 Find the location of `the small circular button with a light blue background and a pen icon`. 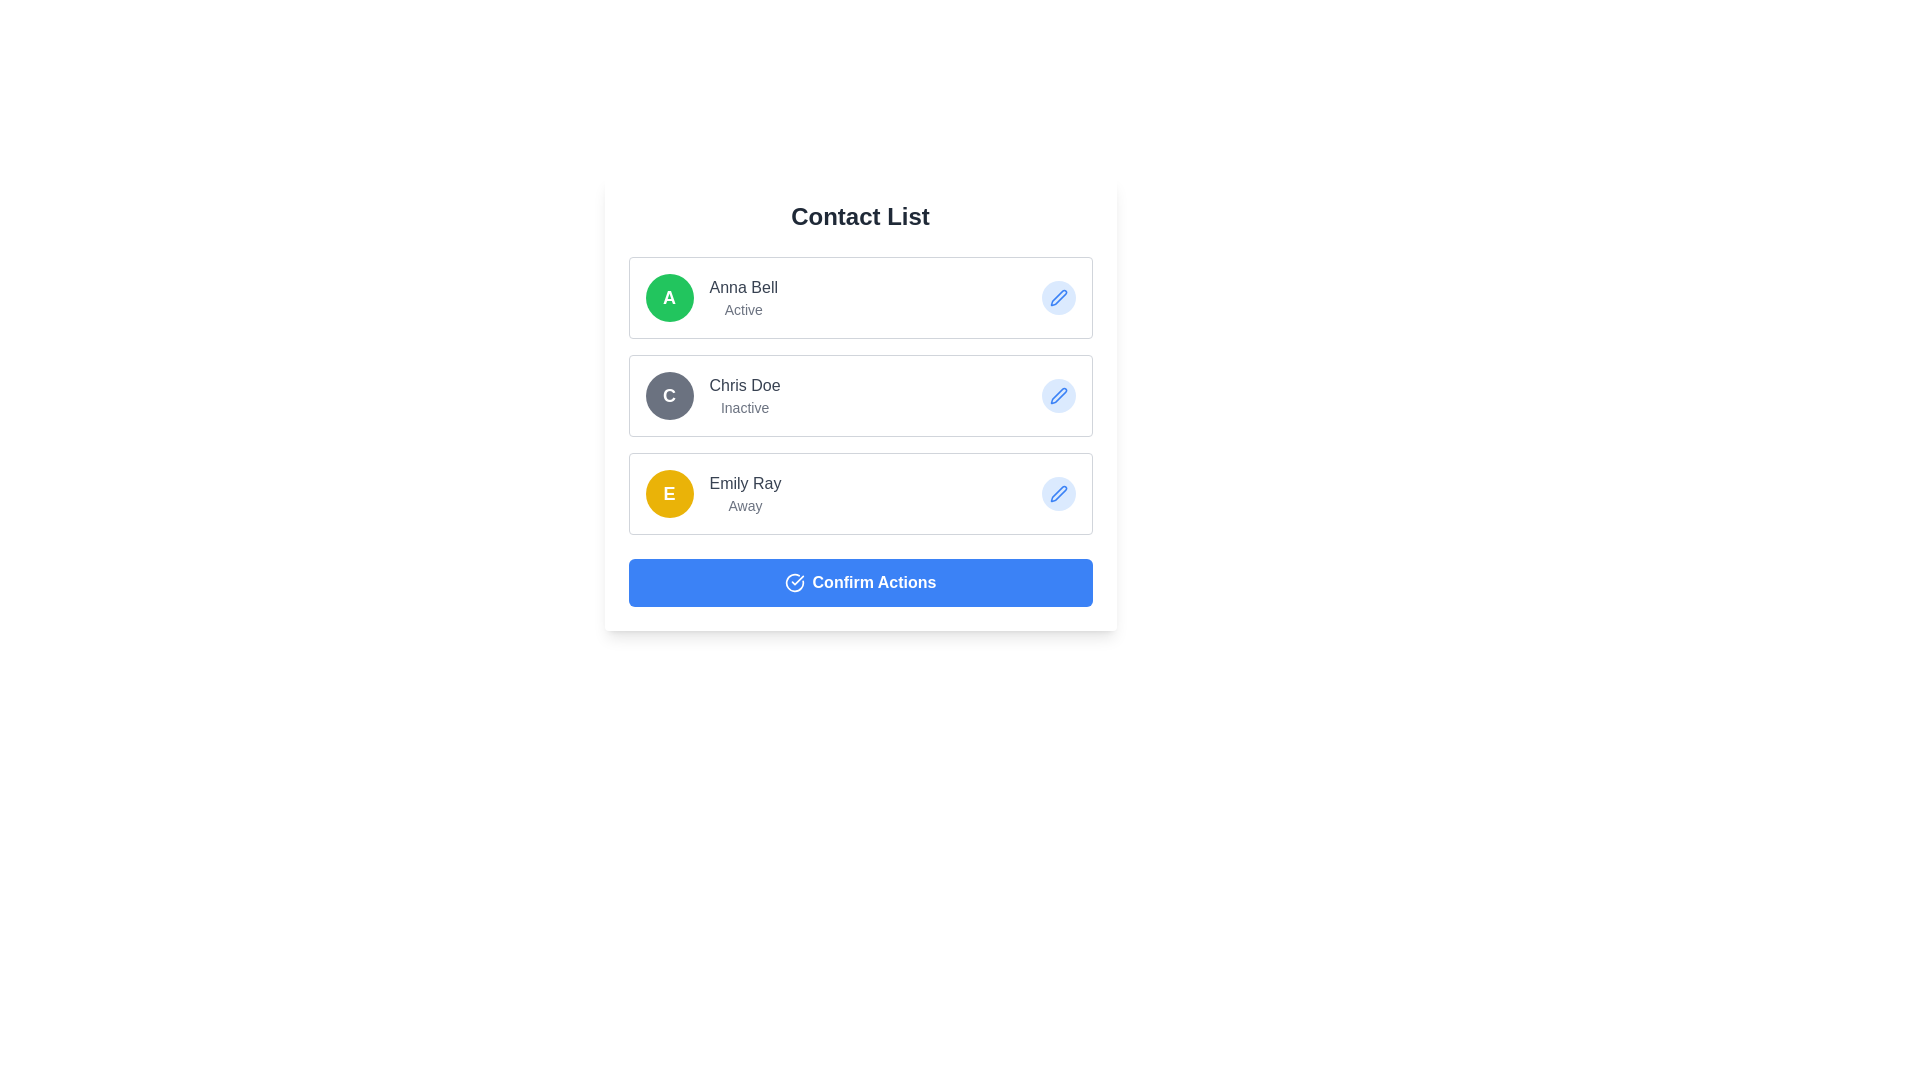

the small circular button with a light blue background and a pen icon is located at coordinates (1057, 396).